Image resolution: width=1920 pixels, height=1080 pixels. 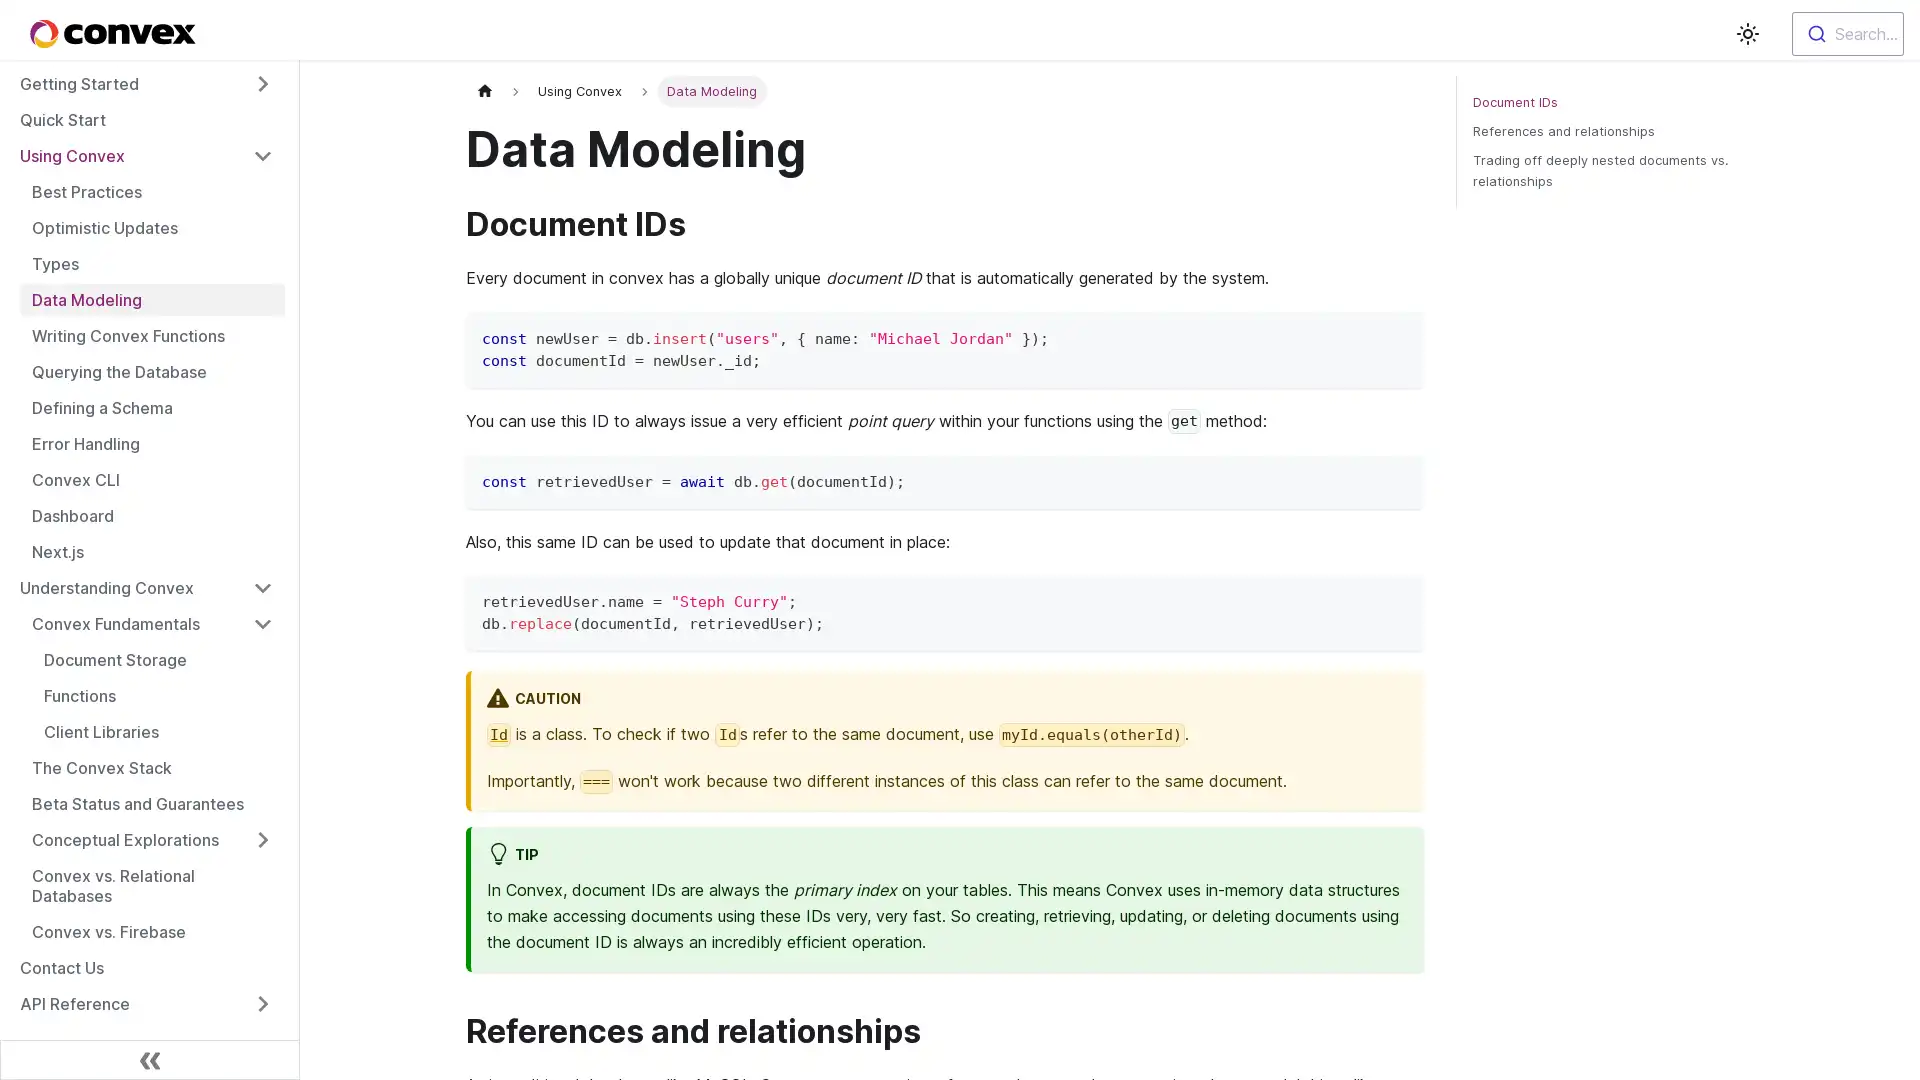 I want to click on Toggle the collapsible sidebar category 'Using Convex', so click(x=262, y=154).